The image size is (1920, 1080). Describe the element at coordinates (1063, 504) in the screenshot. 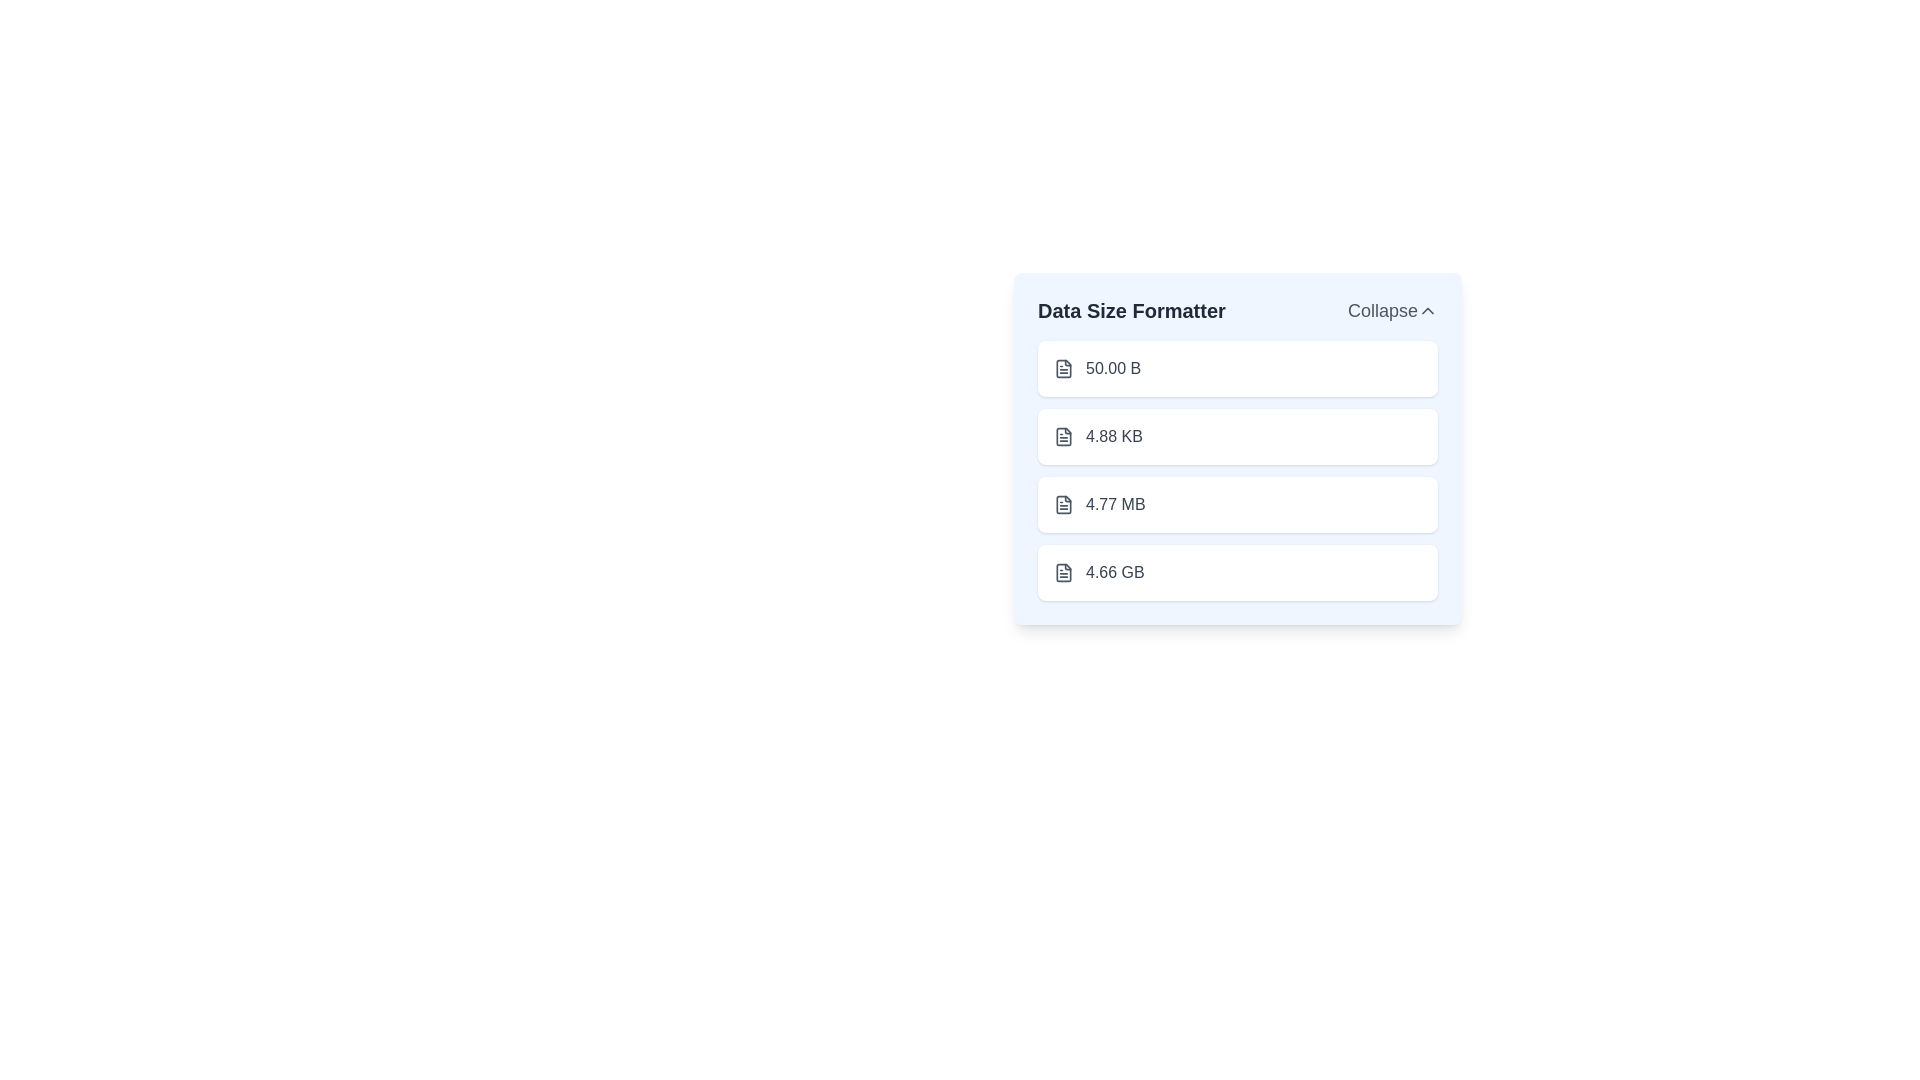

I see `the file icon located to the left of the text '4.77 MB' to enhance user recognition of the item` at that location.